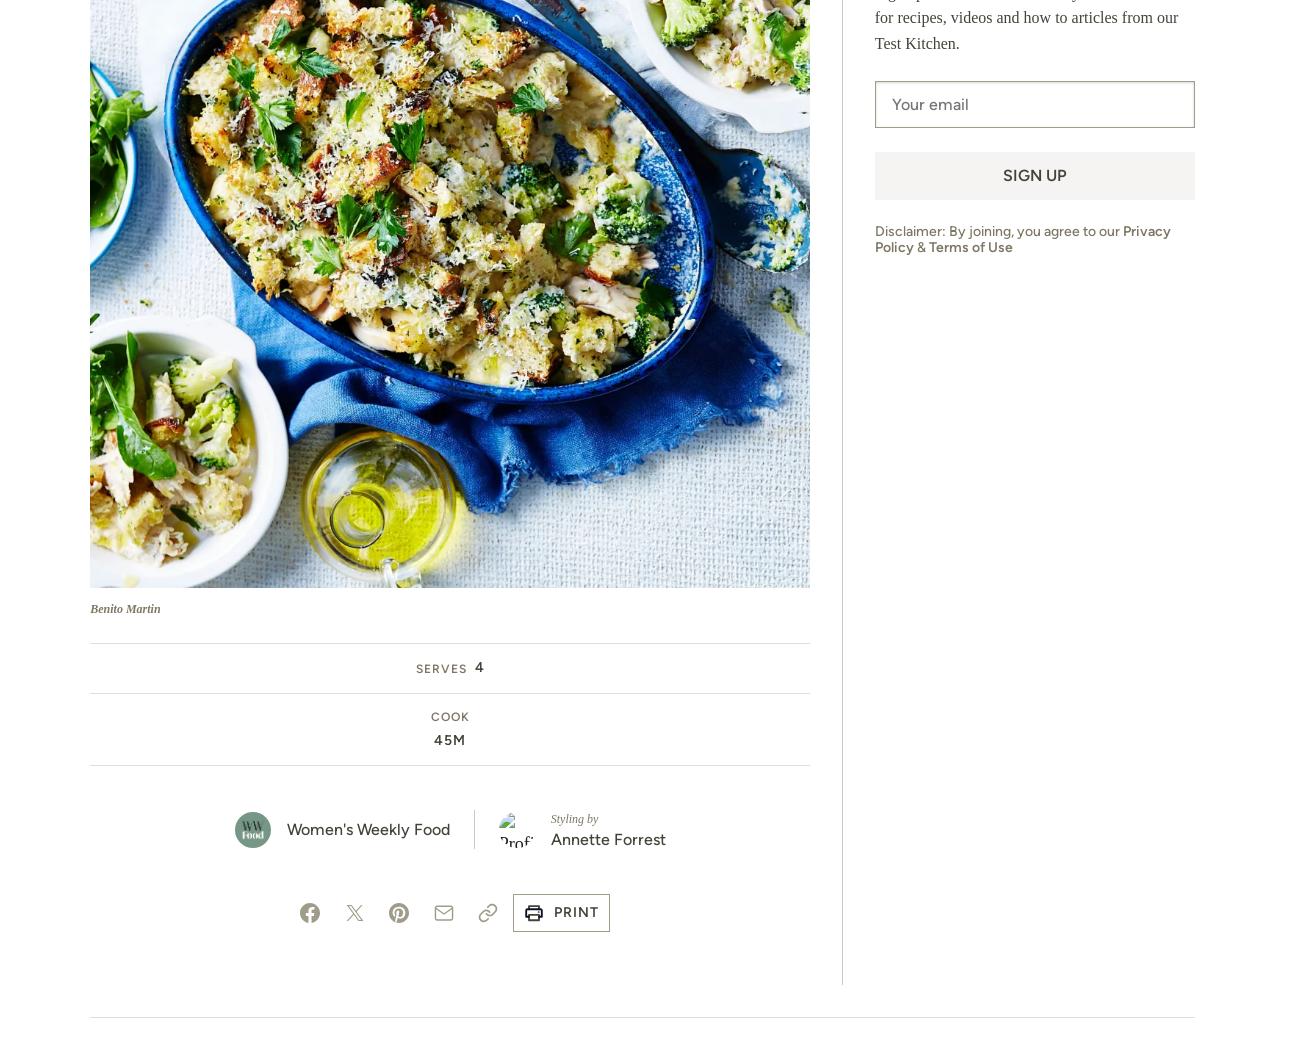  Describe the element at coordinates (366, 829) in the screenshot. I see `'Women's Weekly Food'` at that location.